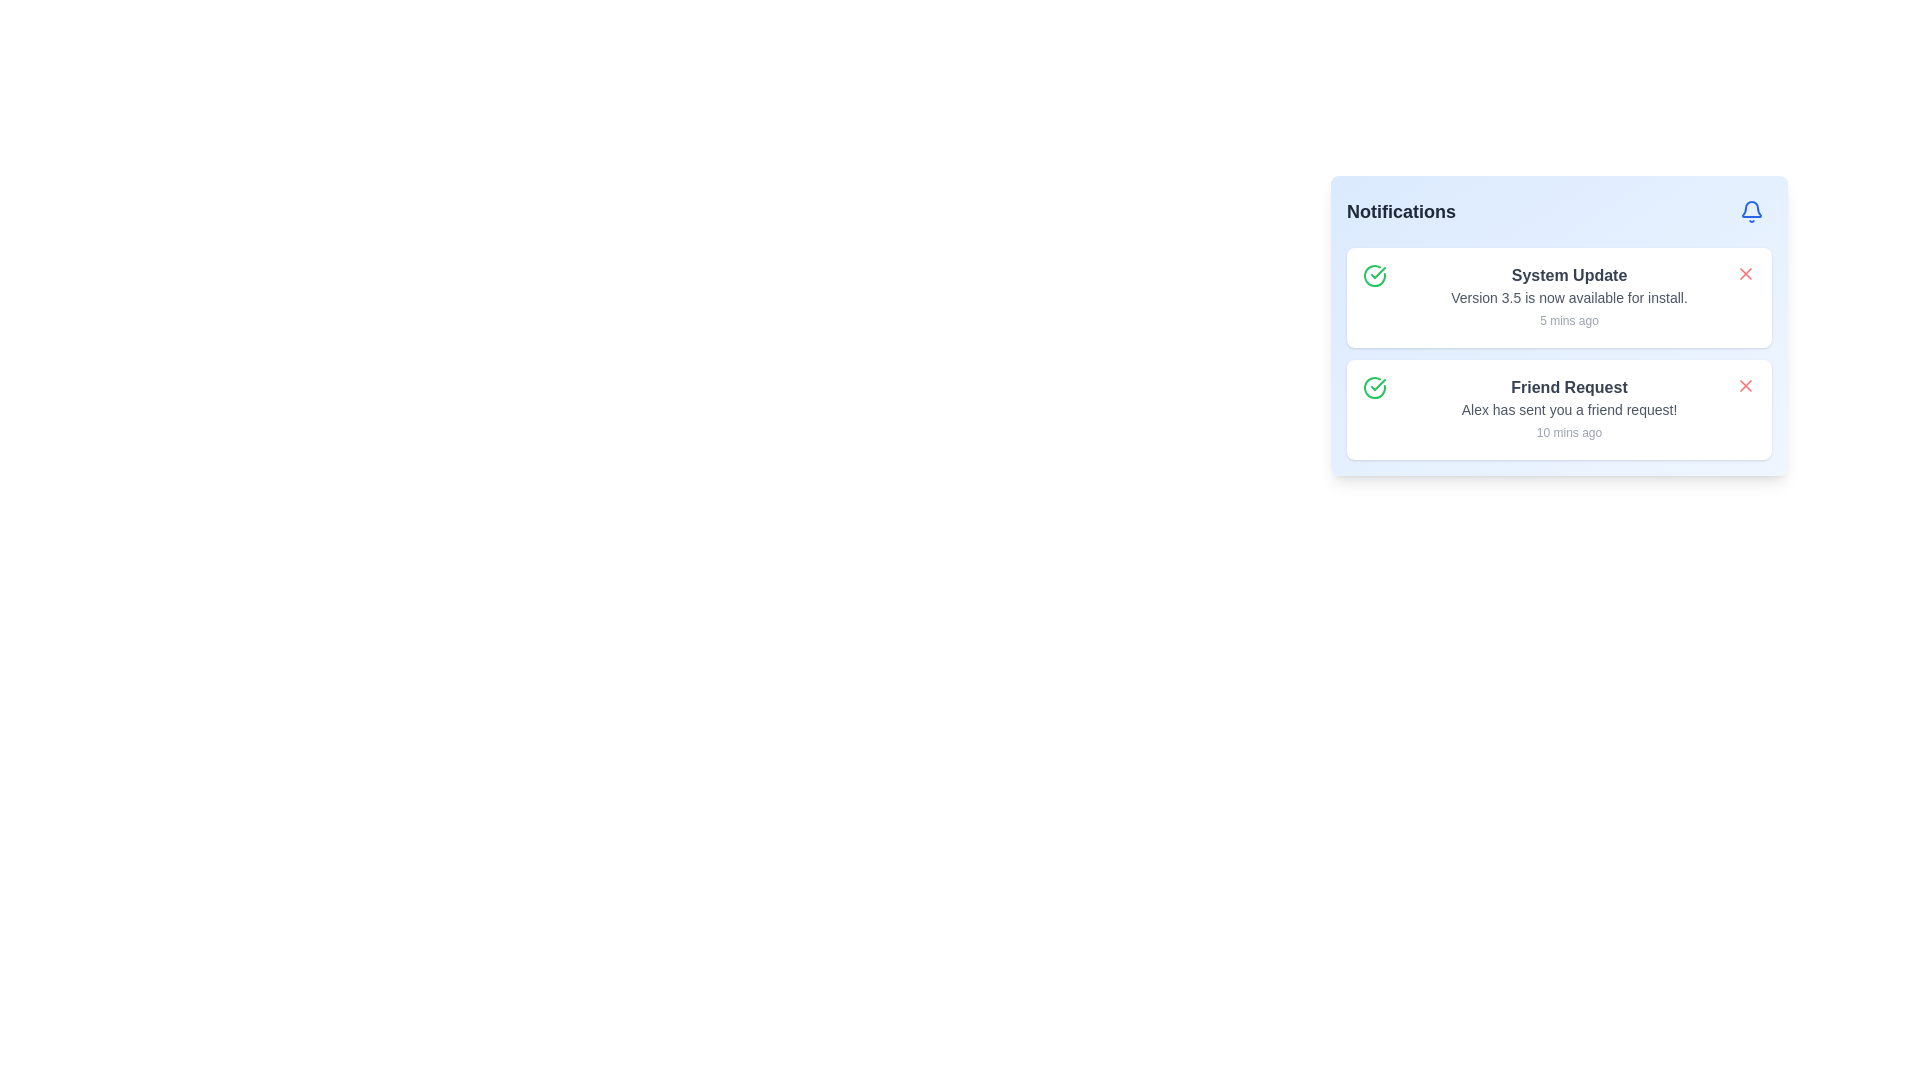 The height and width of the screenshot is (1080, 1920). Describe the element at coordinates (1568, 276) in the screenshot. I see `text from the 'System Update' label, which is styled in bold dark gray and located at the top-left corner of its notification card` at that location.